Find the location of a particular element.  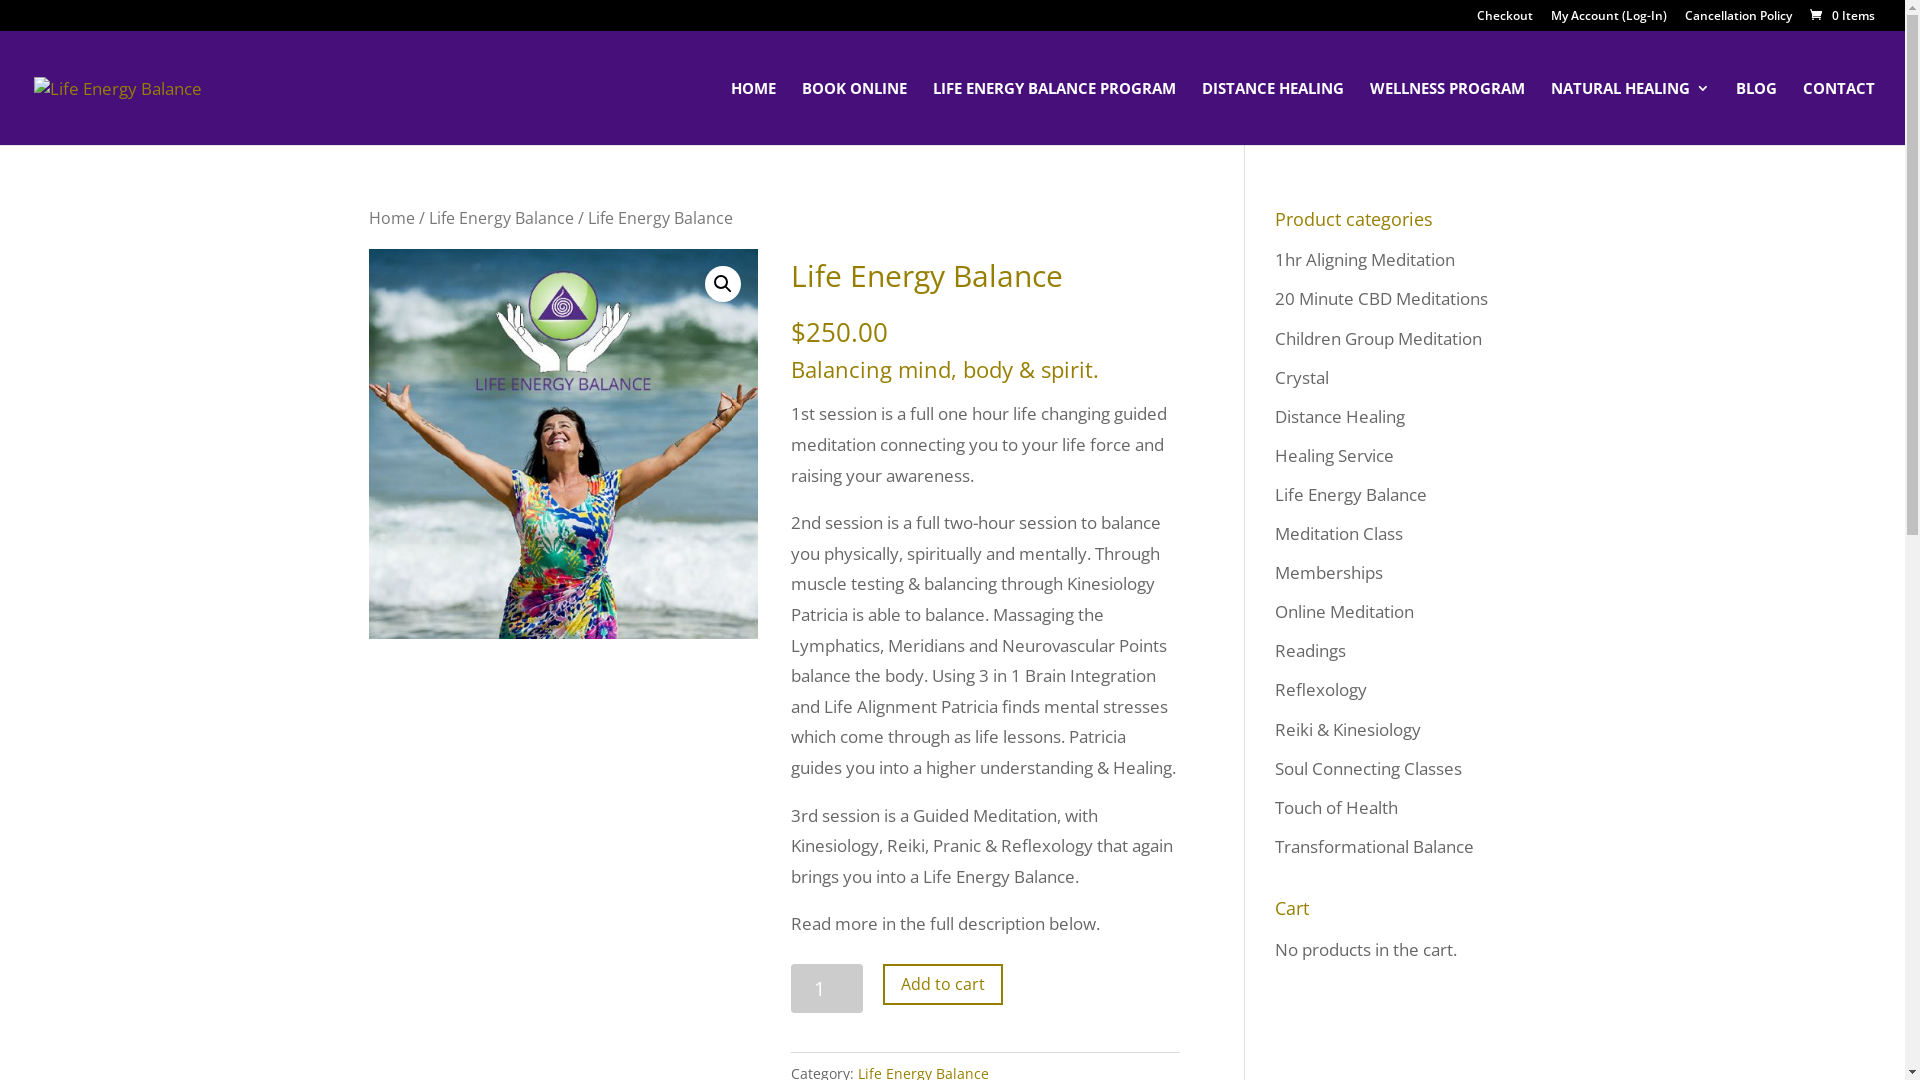

'Healing Service' is located at coordinates (1333, 455).